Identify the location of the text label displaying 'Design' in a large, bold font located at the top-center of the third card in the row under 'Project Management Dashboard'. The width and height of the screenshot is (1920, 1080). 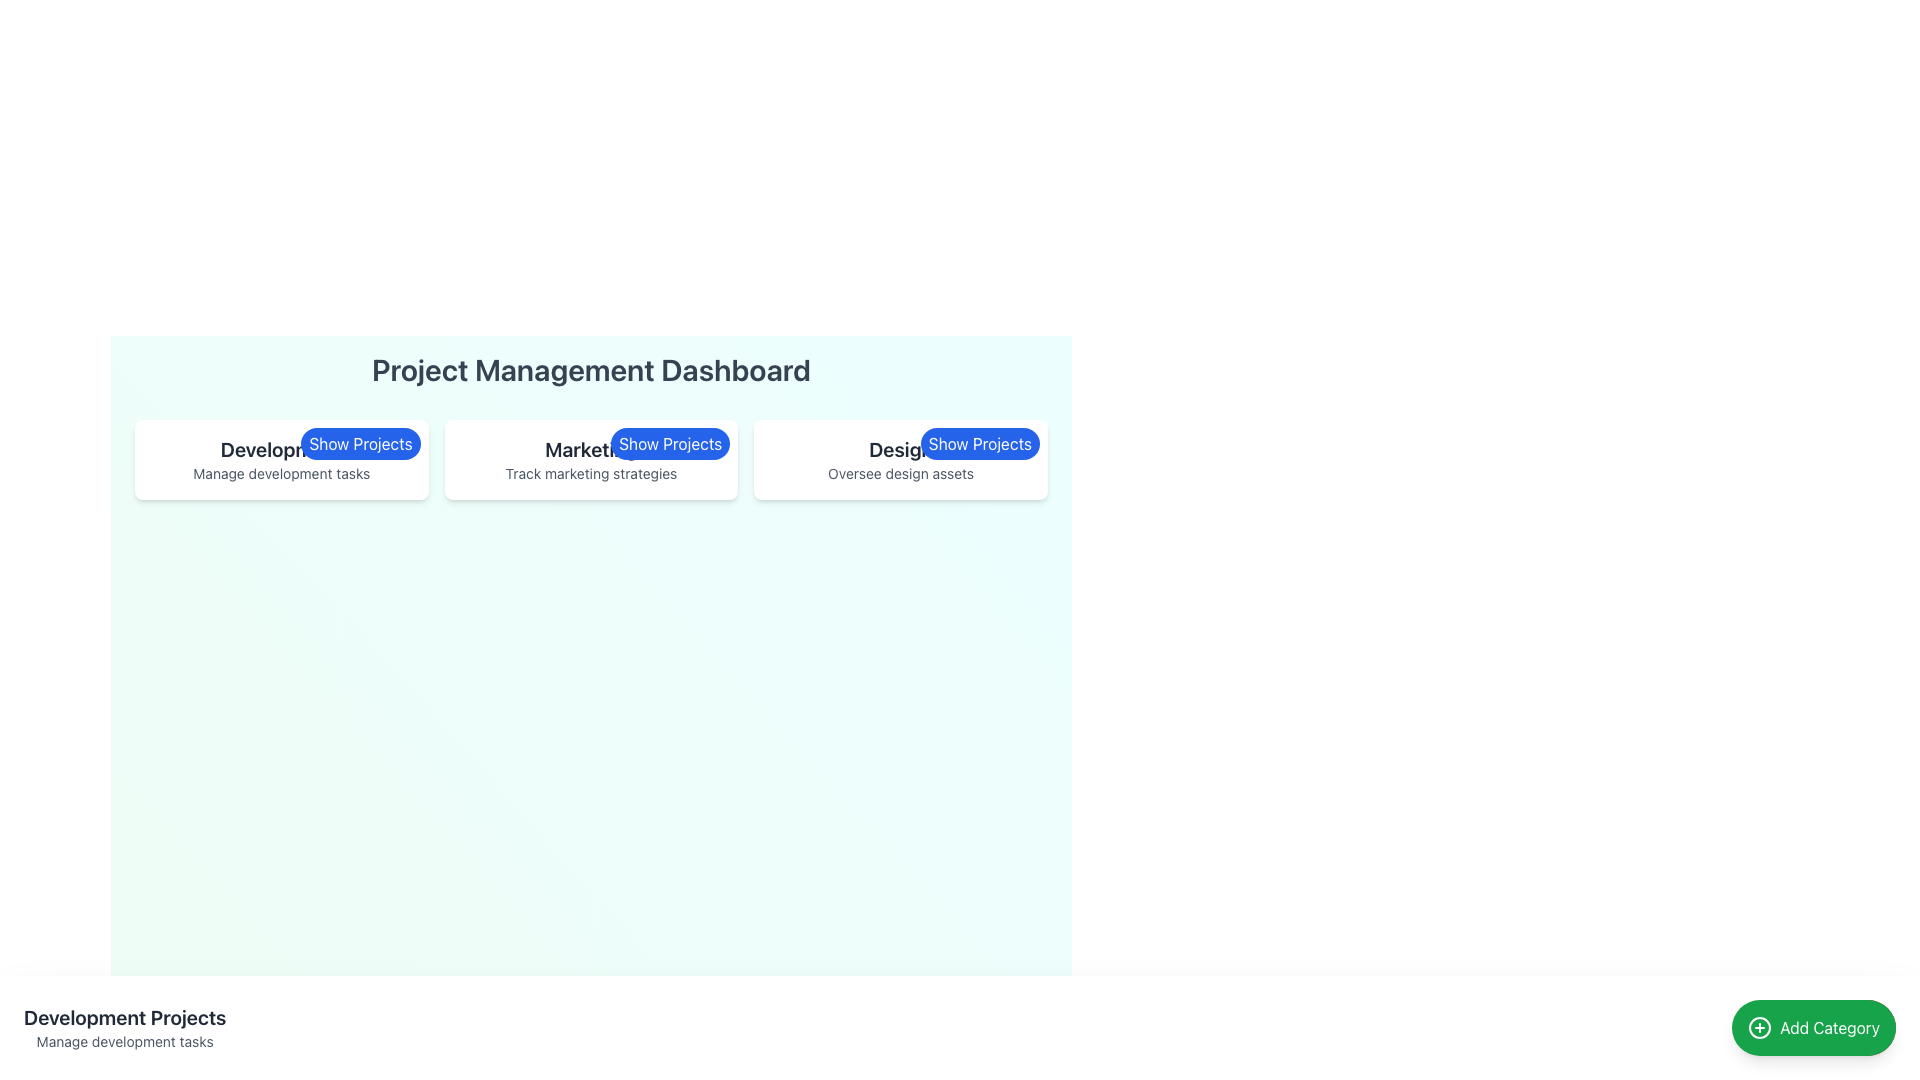
(900, 450).